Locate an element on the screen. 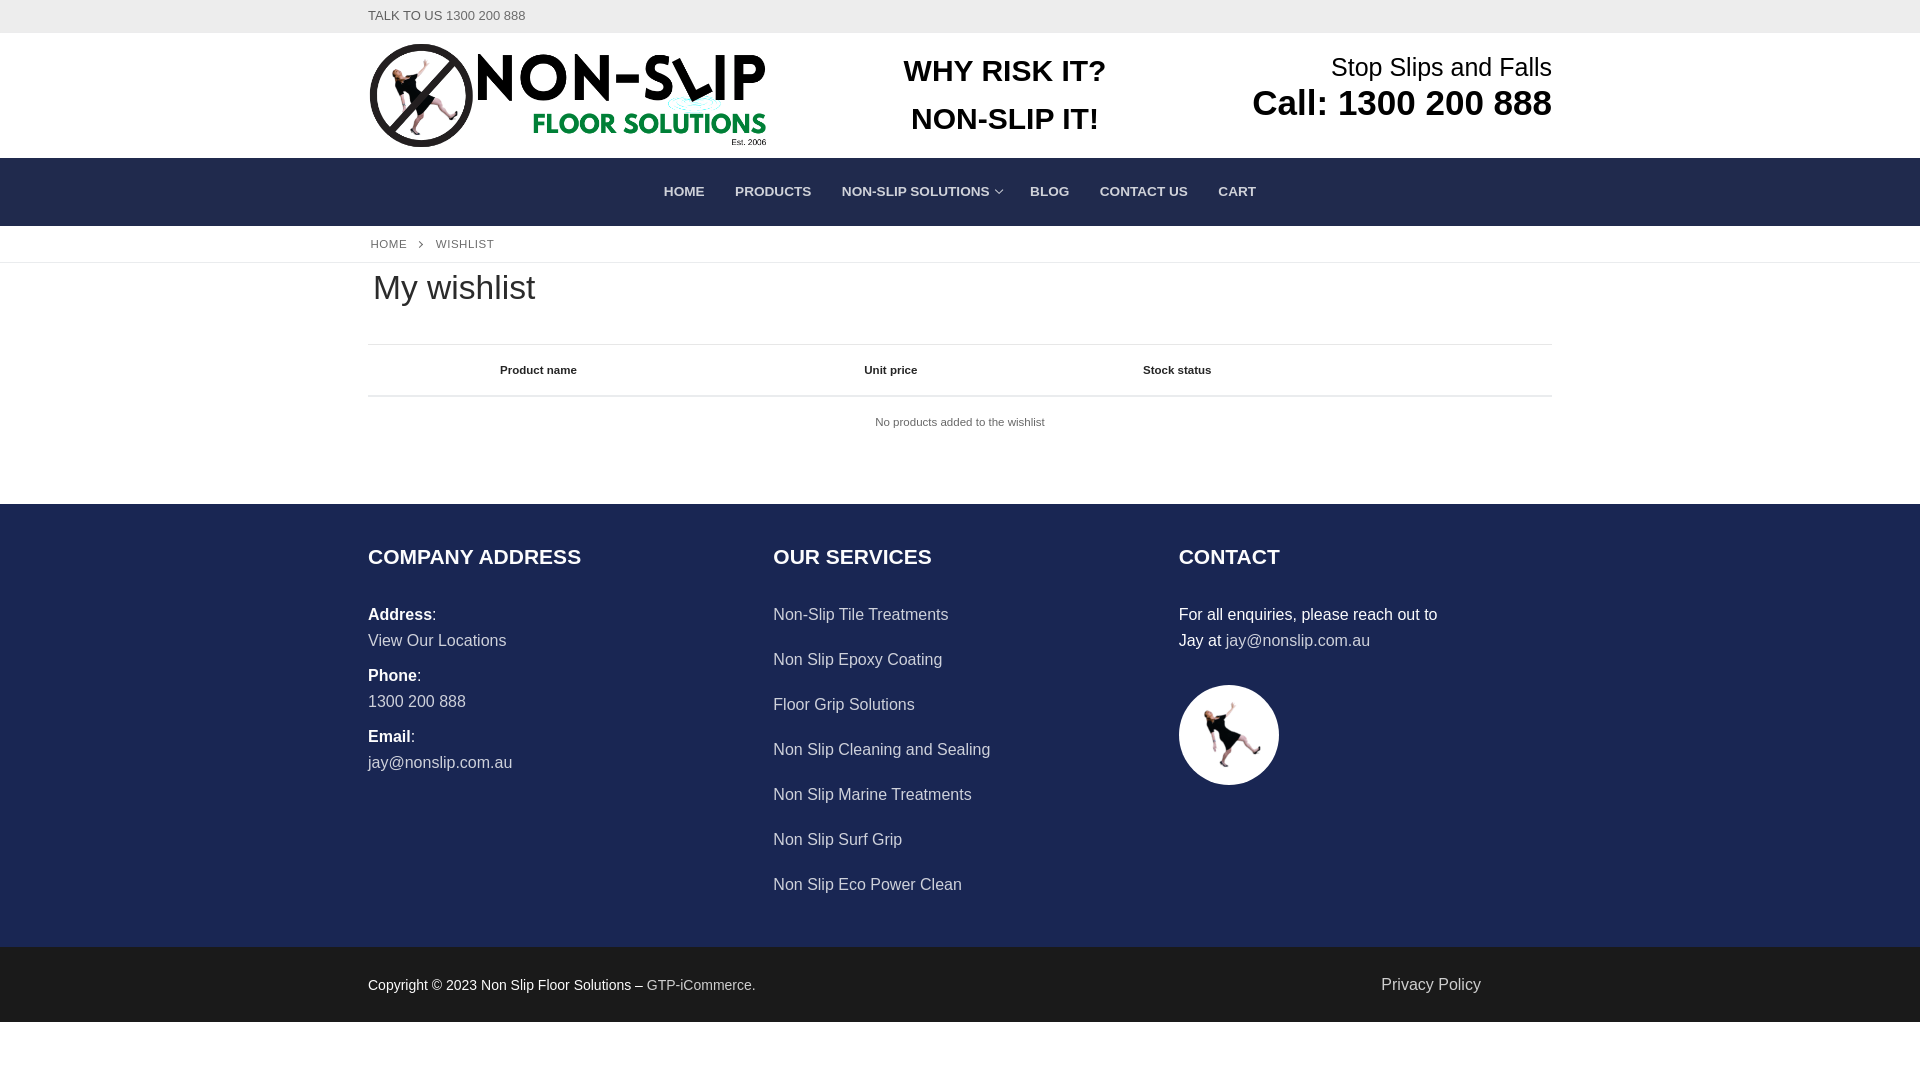 The image size is (1920, 1080). 'Privacy Policy' is located at coordinates (1429, 983).